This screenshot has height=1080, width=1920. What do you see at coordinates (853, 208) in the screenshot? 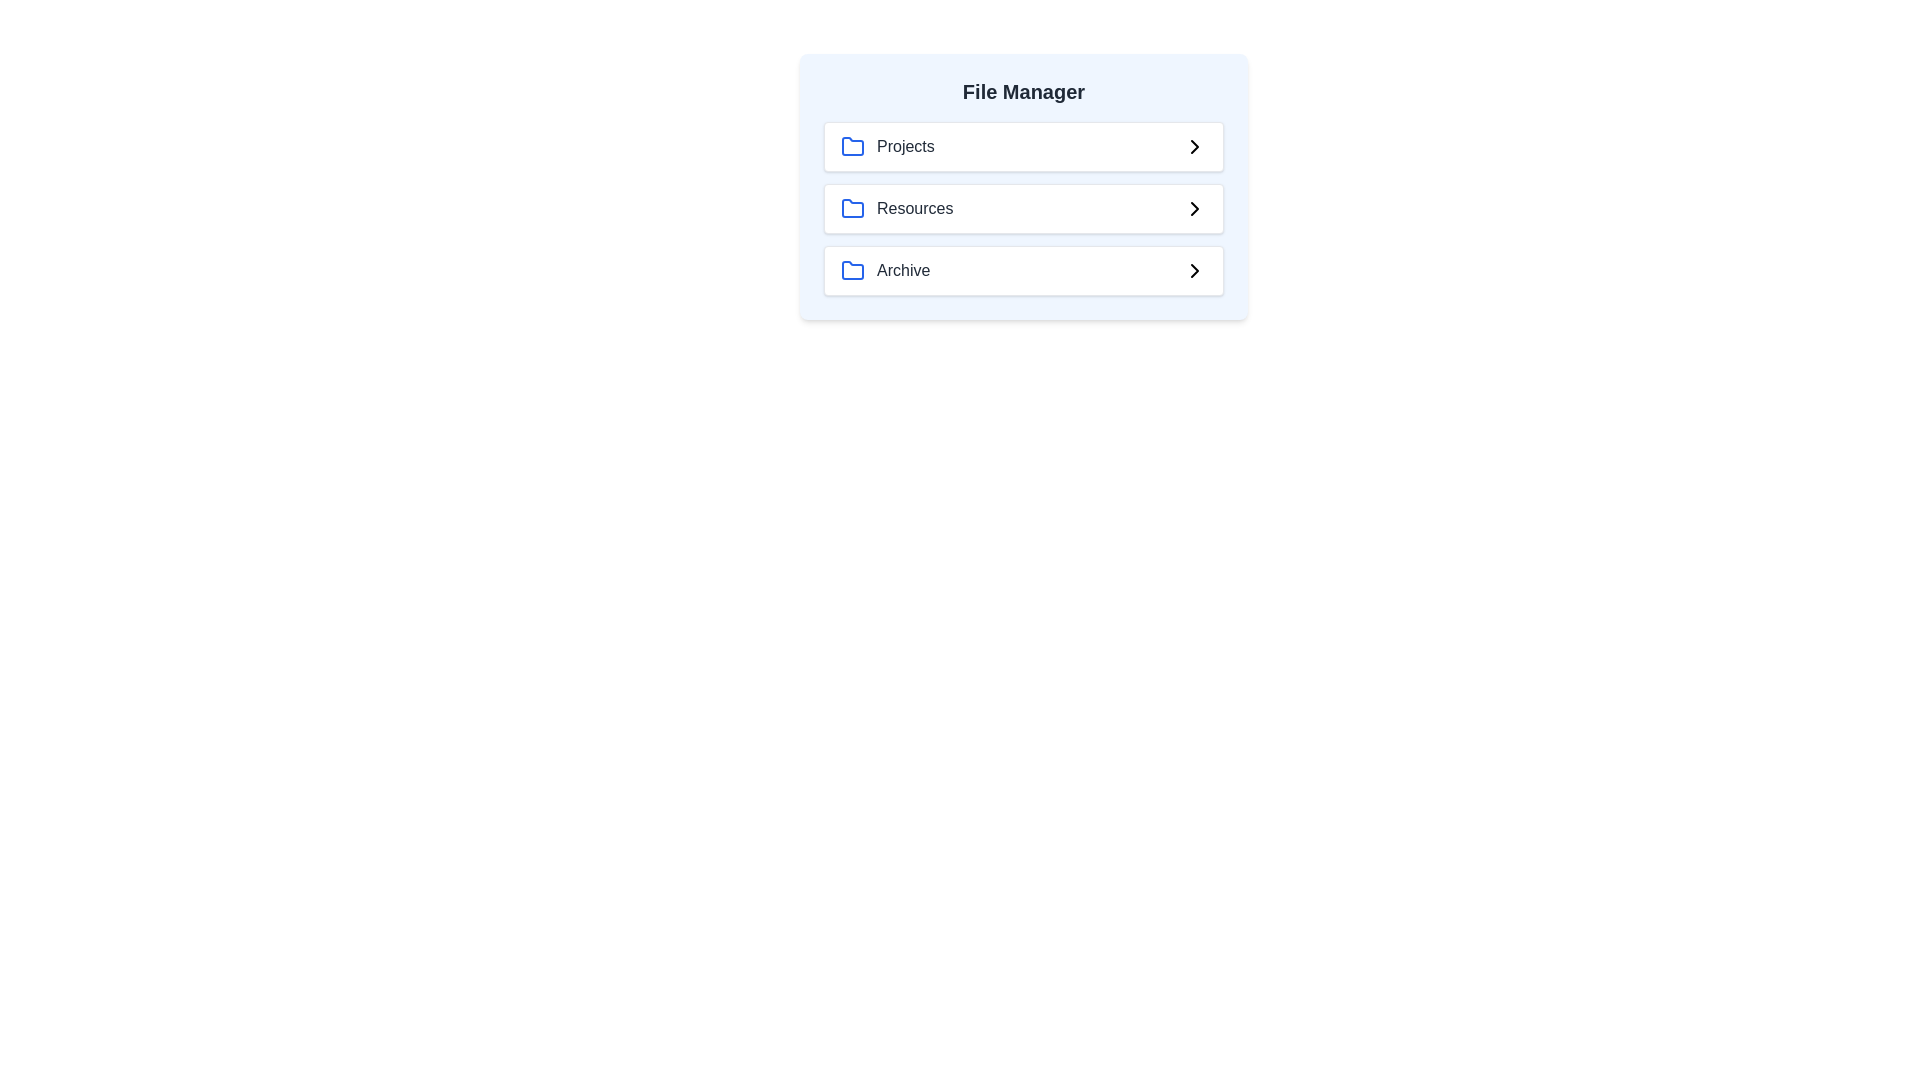
I see `the second icon representing the 'Resources' folder in the vertical list of folders in the 'File Manager' interface` at bounding box center [853, 208].